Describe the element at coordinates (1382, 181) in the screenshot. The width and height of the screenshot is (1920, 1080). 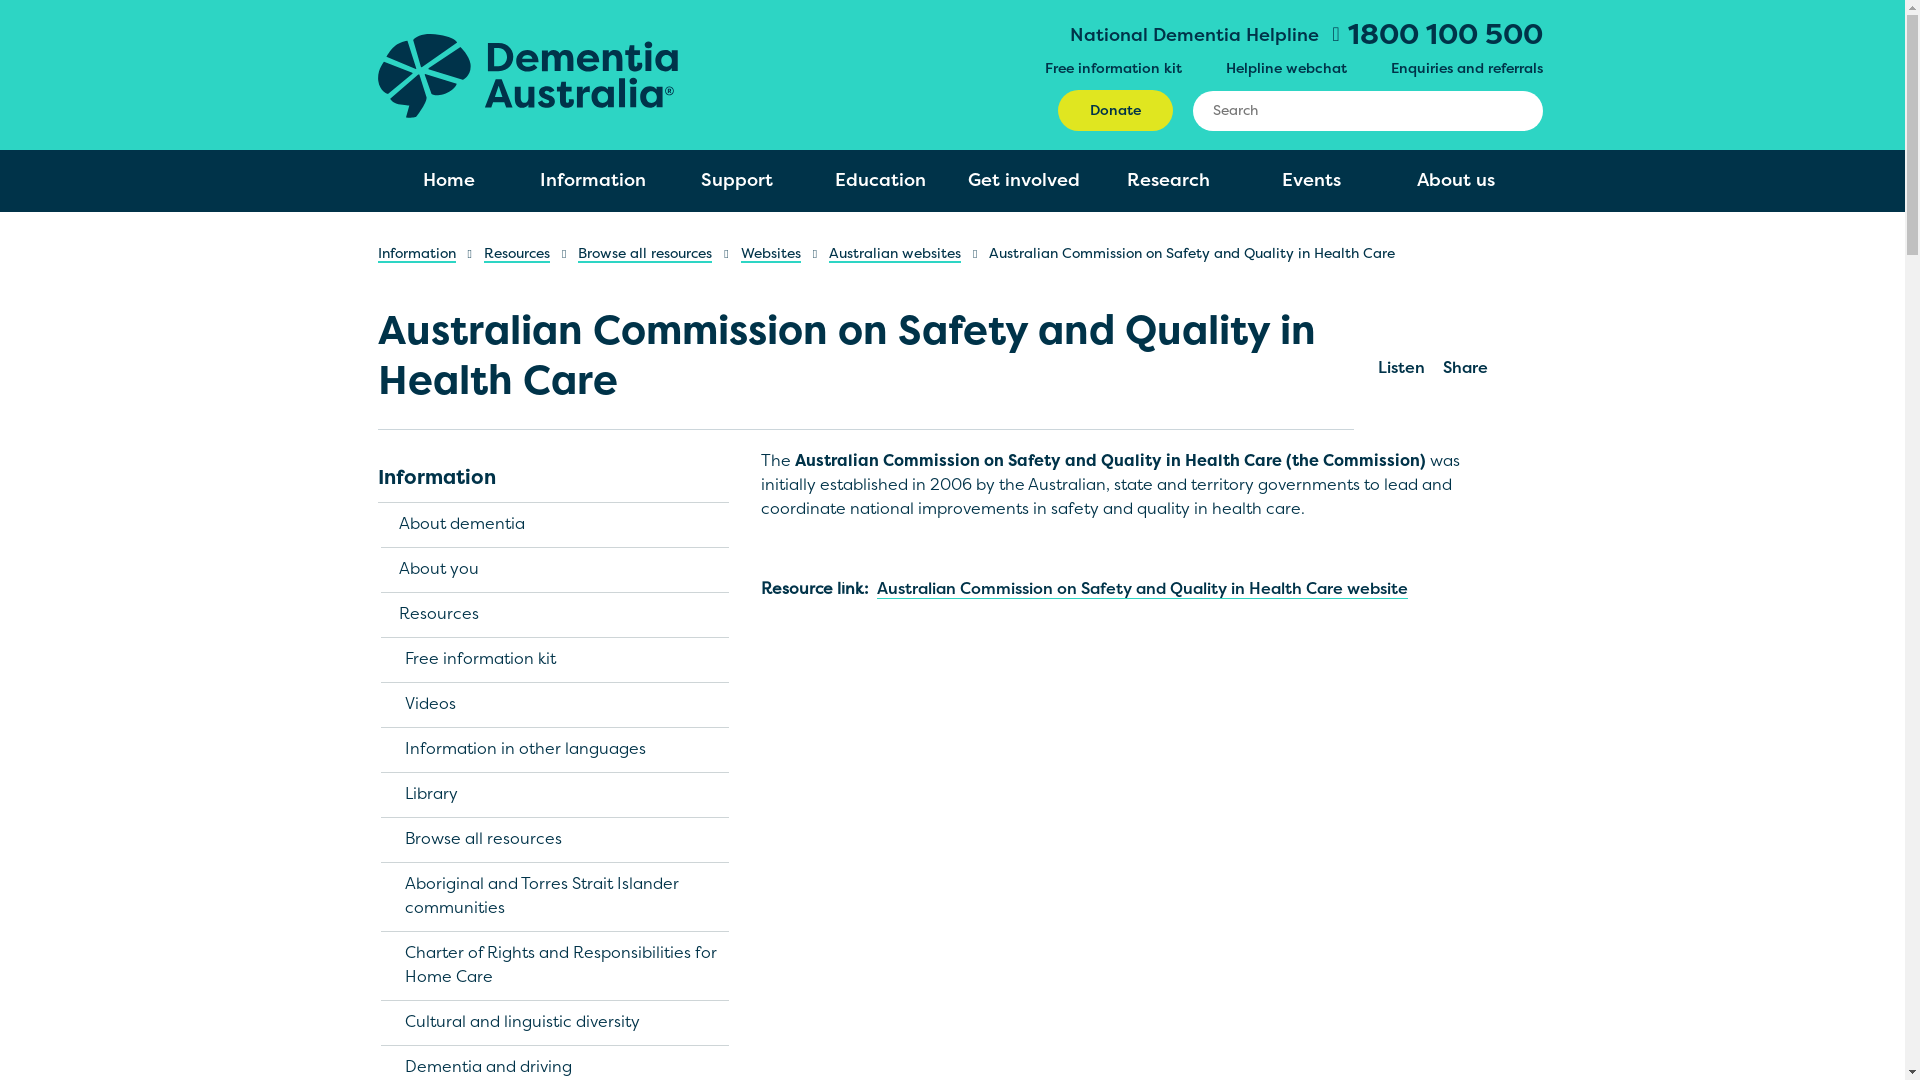
I see `'About us'` at that location.